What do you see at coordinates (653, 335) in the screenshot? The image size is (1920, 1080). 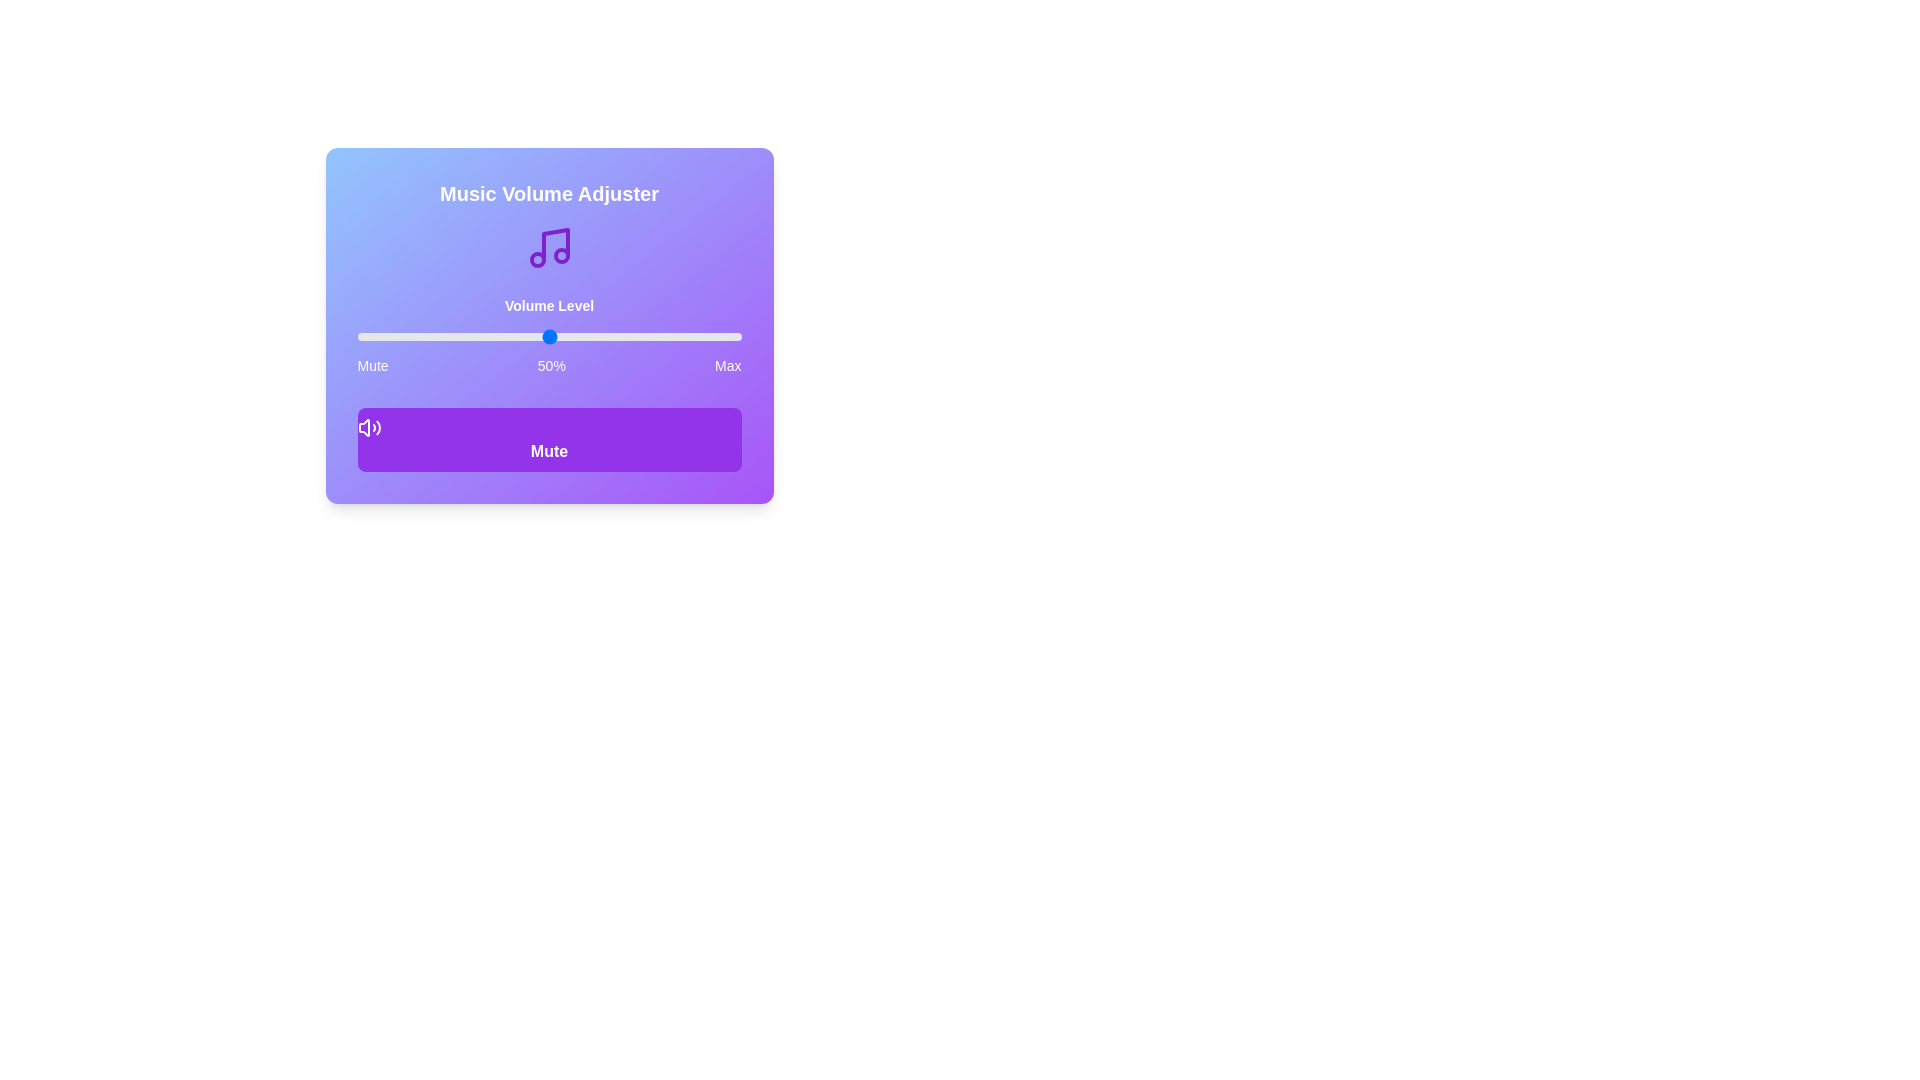 I see `the volume slider to set the volume to 77%` at bounding box center [653, 335].